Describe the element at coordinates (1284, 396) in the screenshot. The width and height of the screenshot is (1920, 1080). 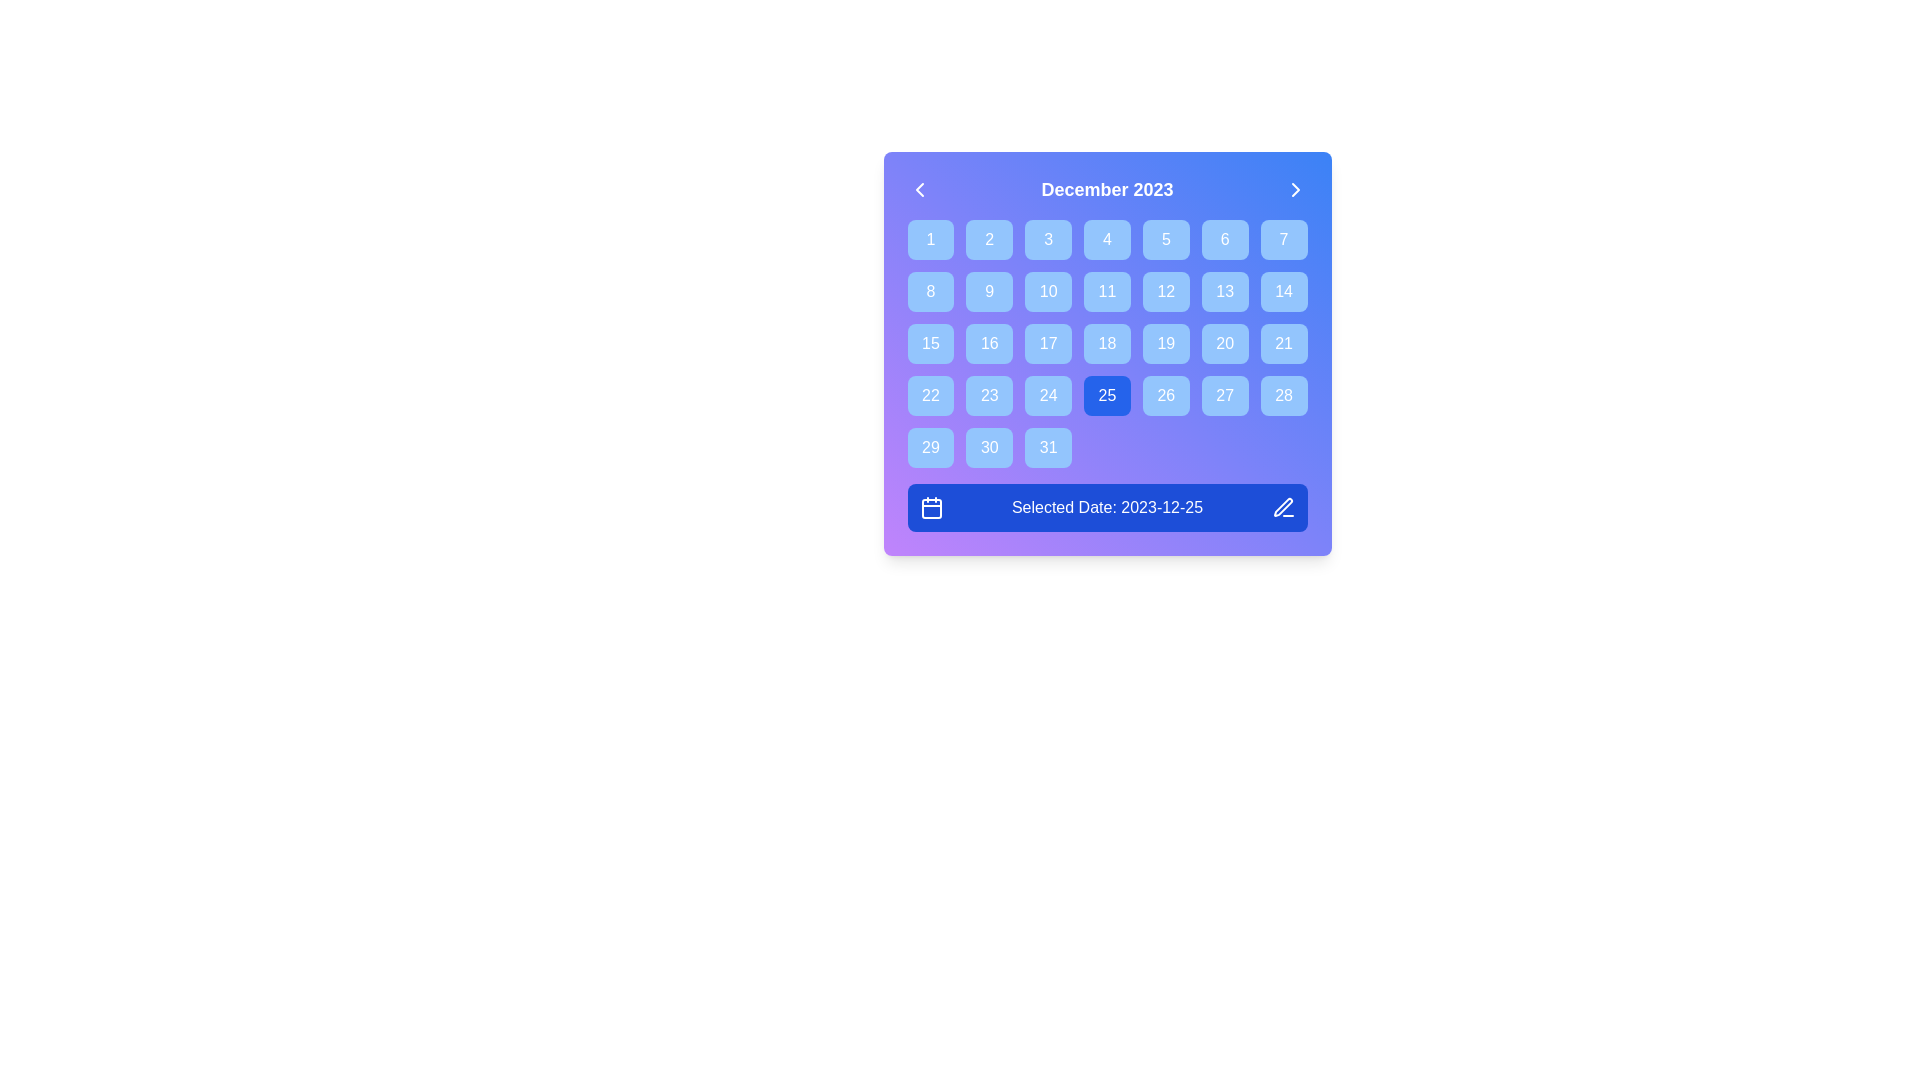
I see `the rounded rectangular button with a blue background and white text displaying '28', part of a calendar interface` at that location.